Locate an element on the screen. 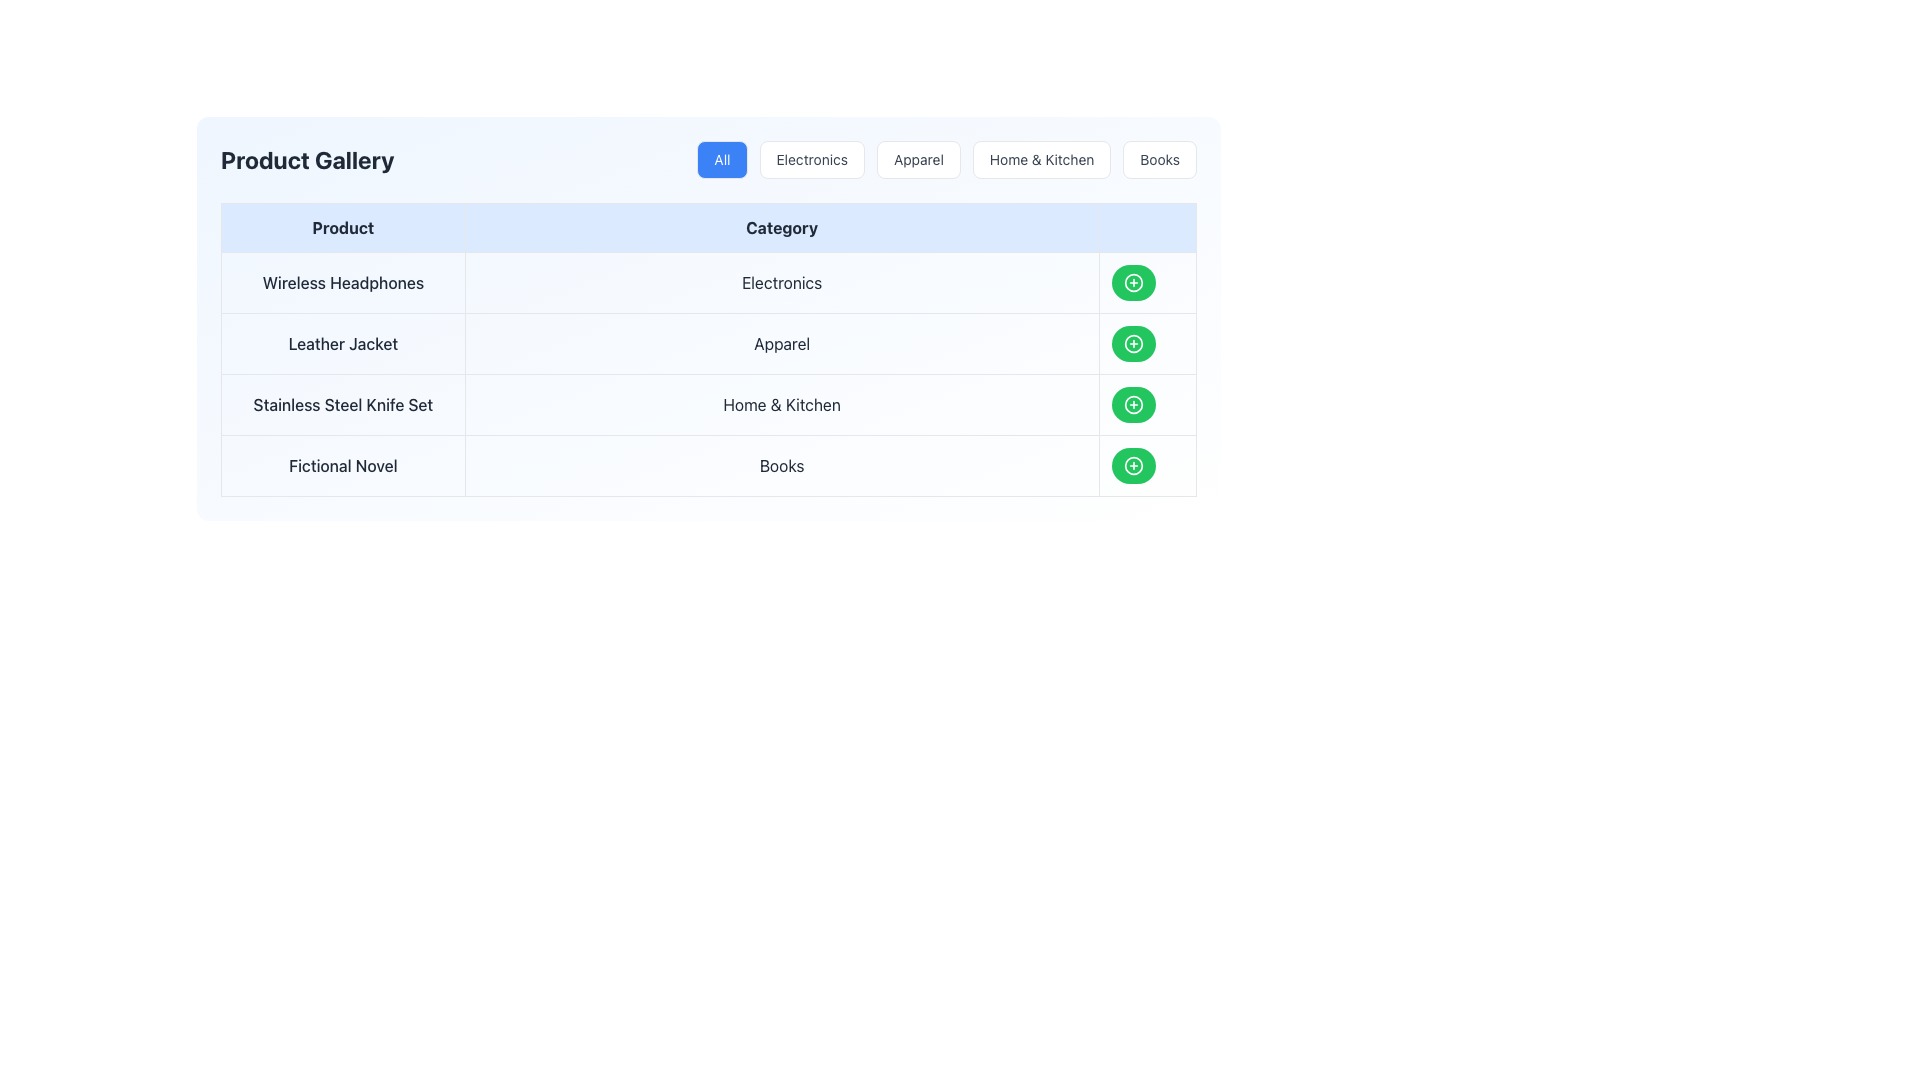 The height and width of the screenshot is (1080, 1920). the text label displaying 'Fictional Novel' in dark text on a light background, which is the leftmost section of the last visible row in the table layout is located at coordinates (343, 466).